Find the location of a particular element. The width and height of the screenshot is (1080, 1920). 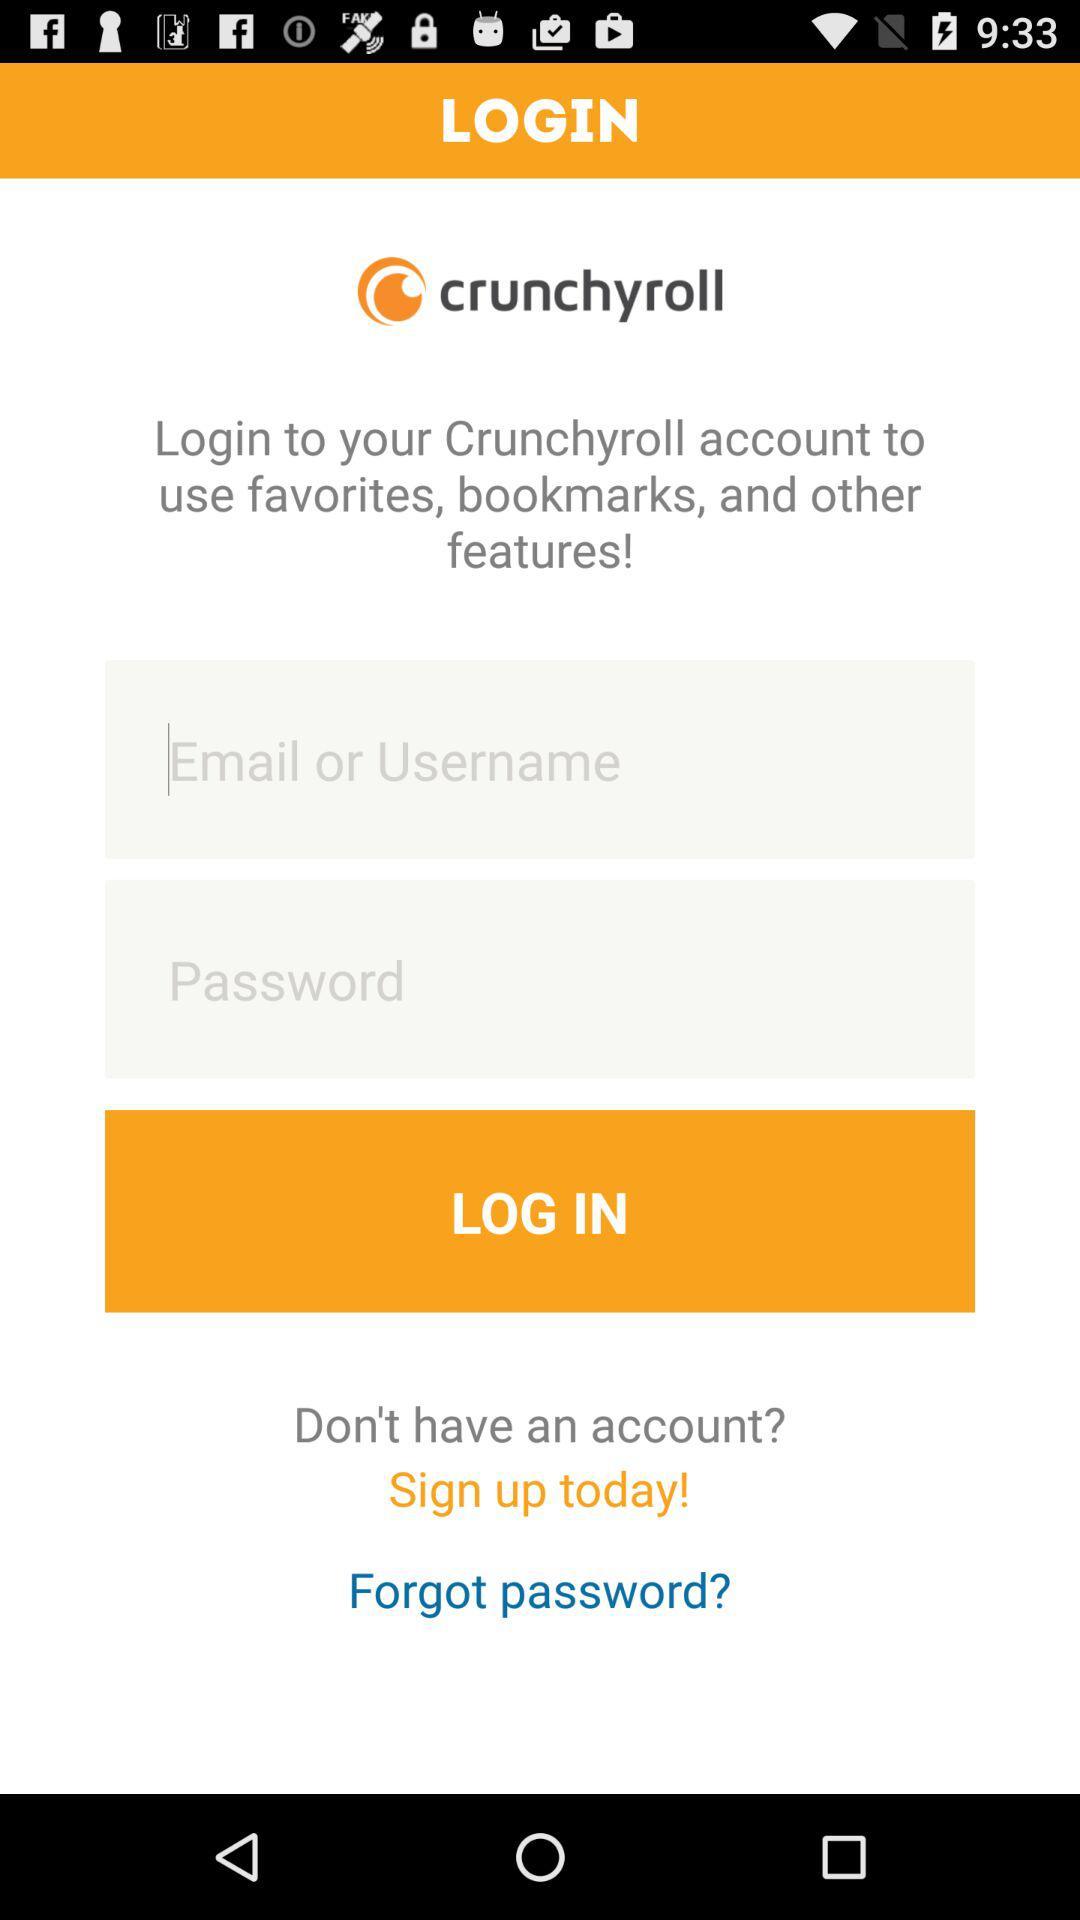

sign up today! is located at coordinates (538, 1506).